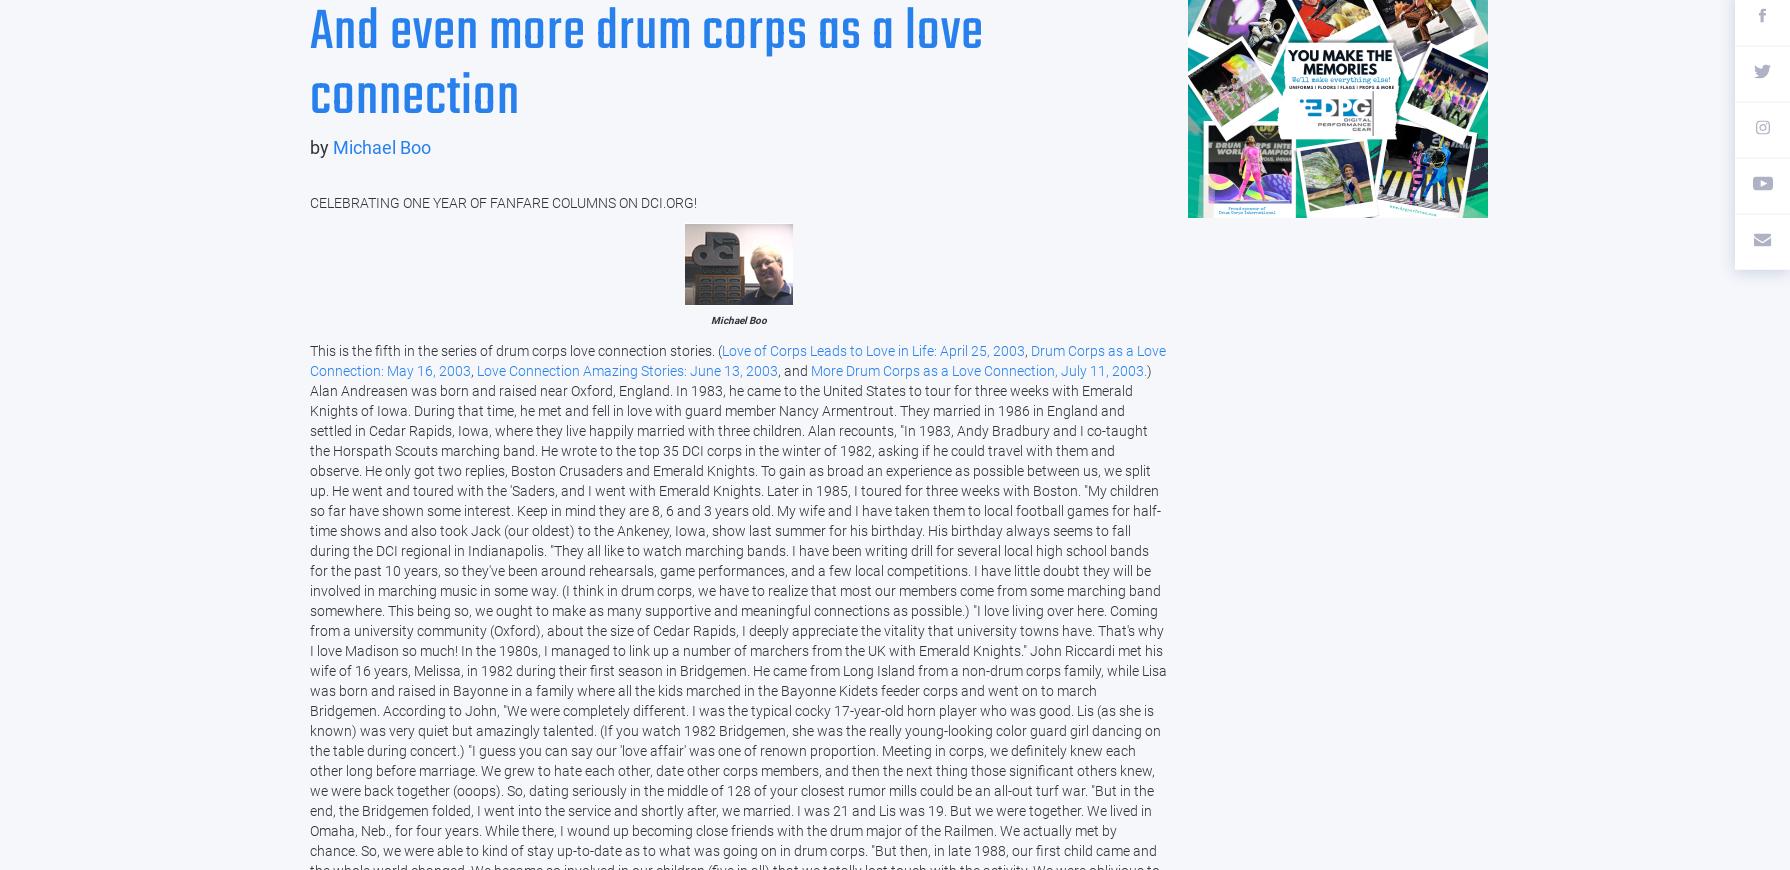  Describe the element at coordinates (502, 201) in the screenshot. I see `'CELEBRATING ONE YEAR OF FANFARE COLUMNS ON DCI.ORG!'` at that location.